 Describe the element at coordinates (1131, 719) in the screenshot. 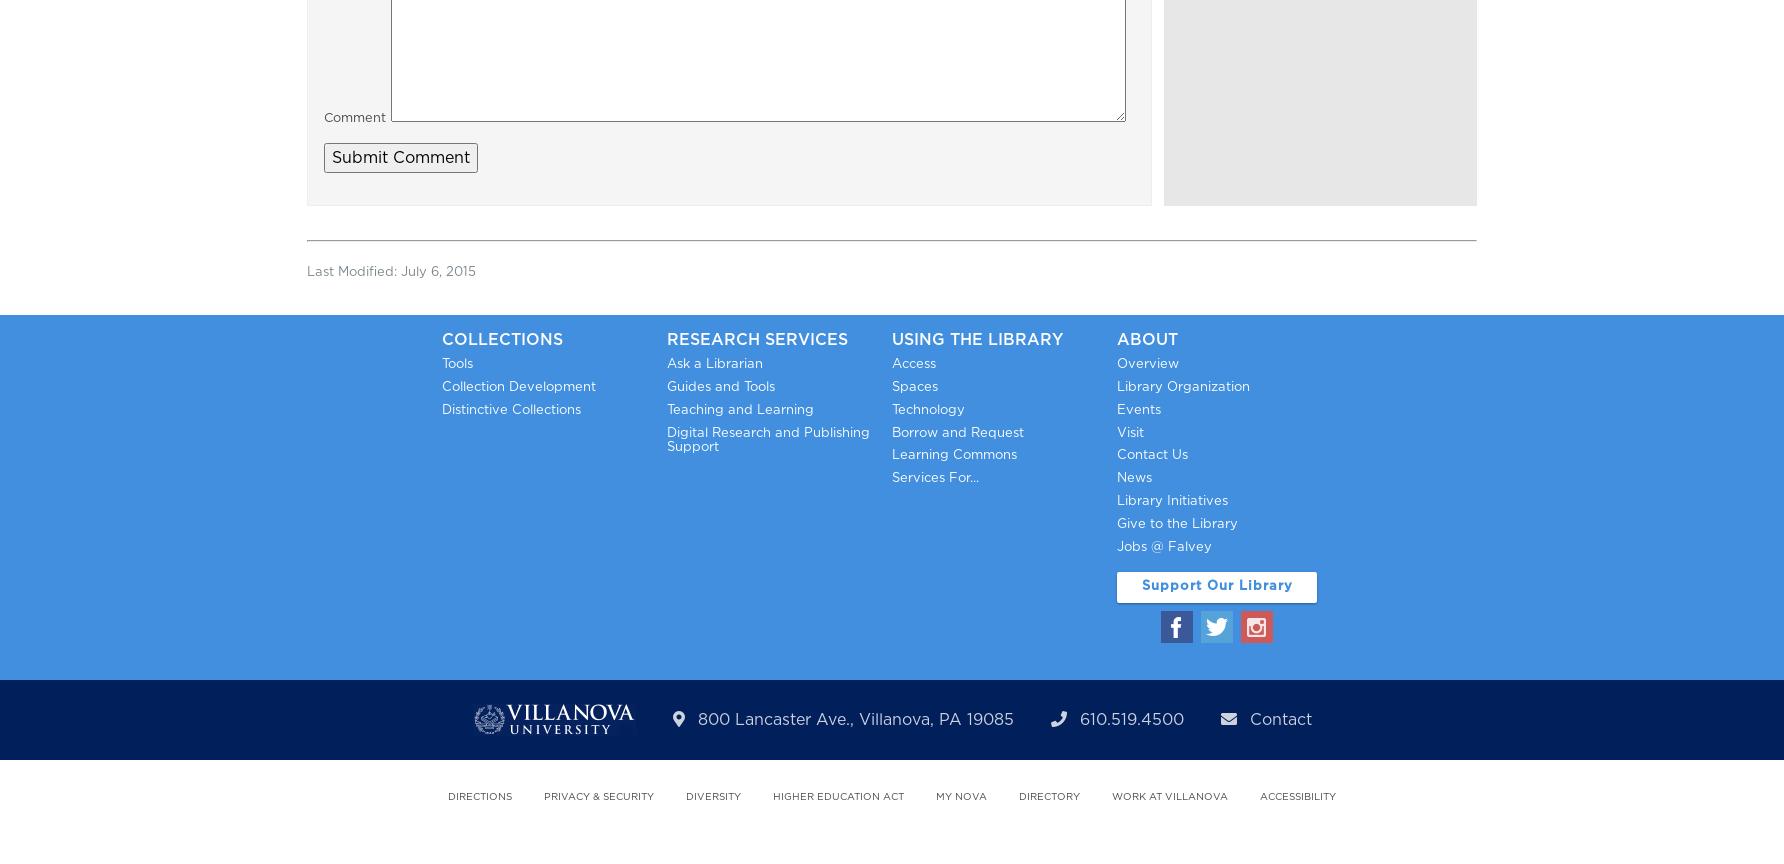

I see `'610.519.4500'` at that location.